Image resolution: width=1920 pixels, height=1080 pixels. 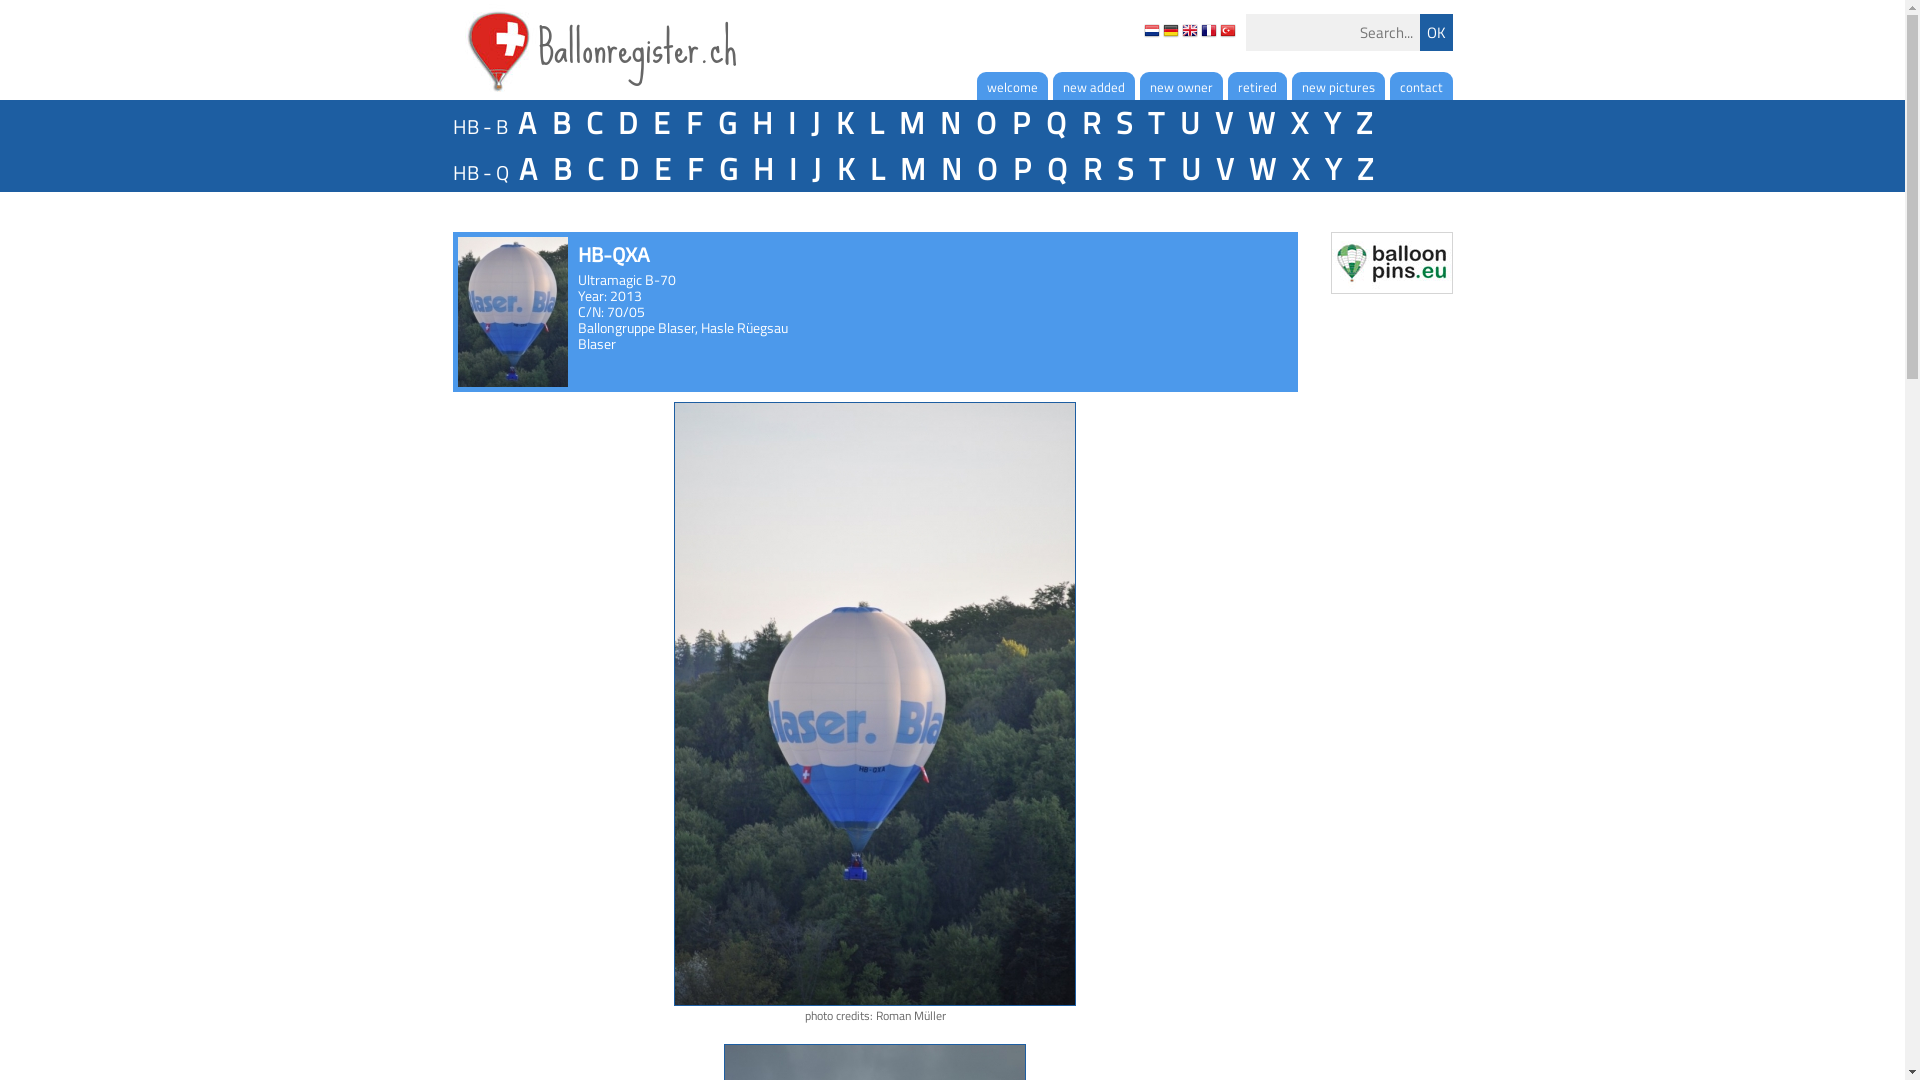 I want to click on 'J', so click(x=816, y=168).